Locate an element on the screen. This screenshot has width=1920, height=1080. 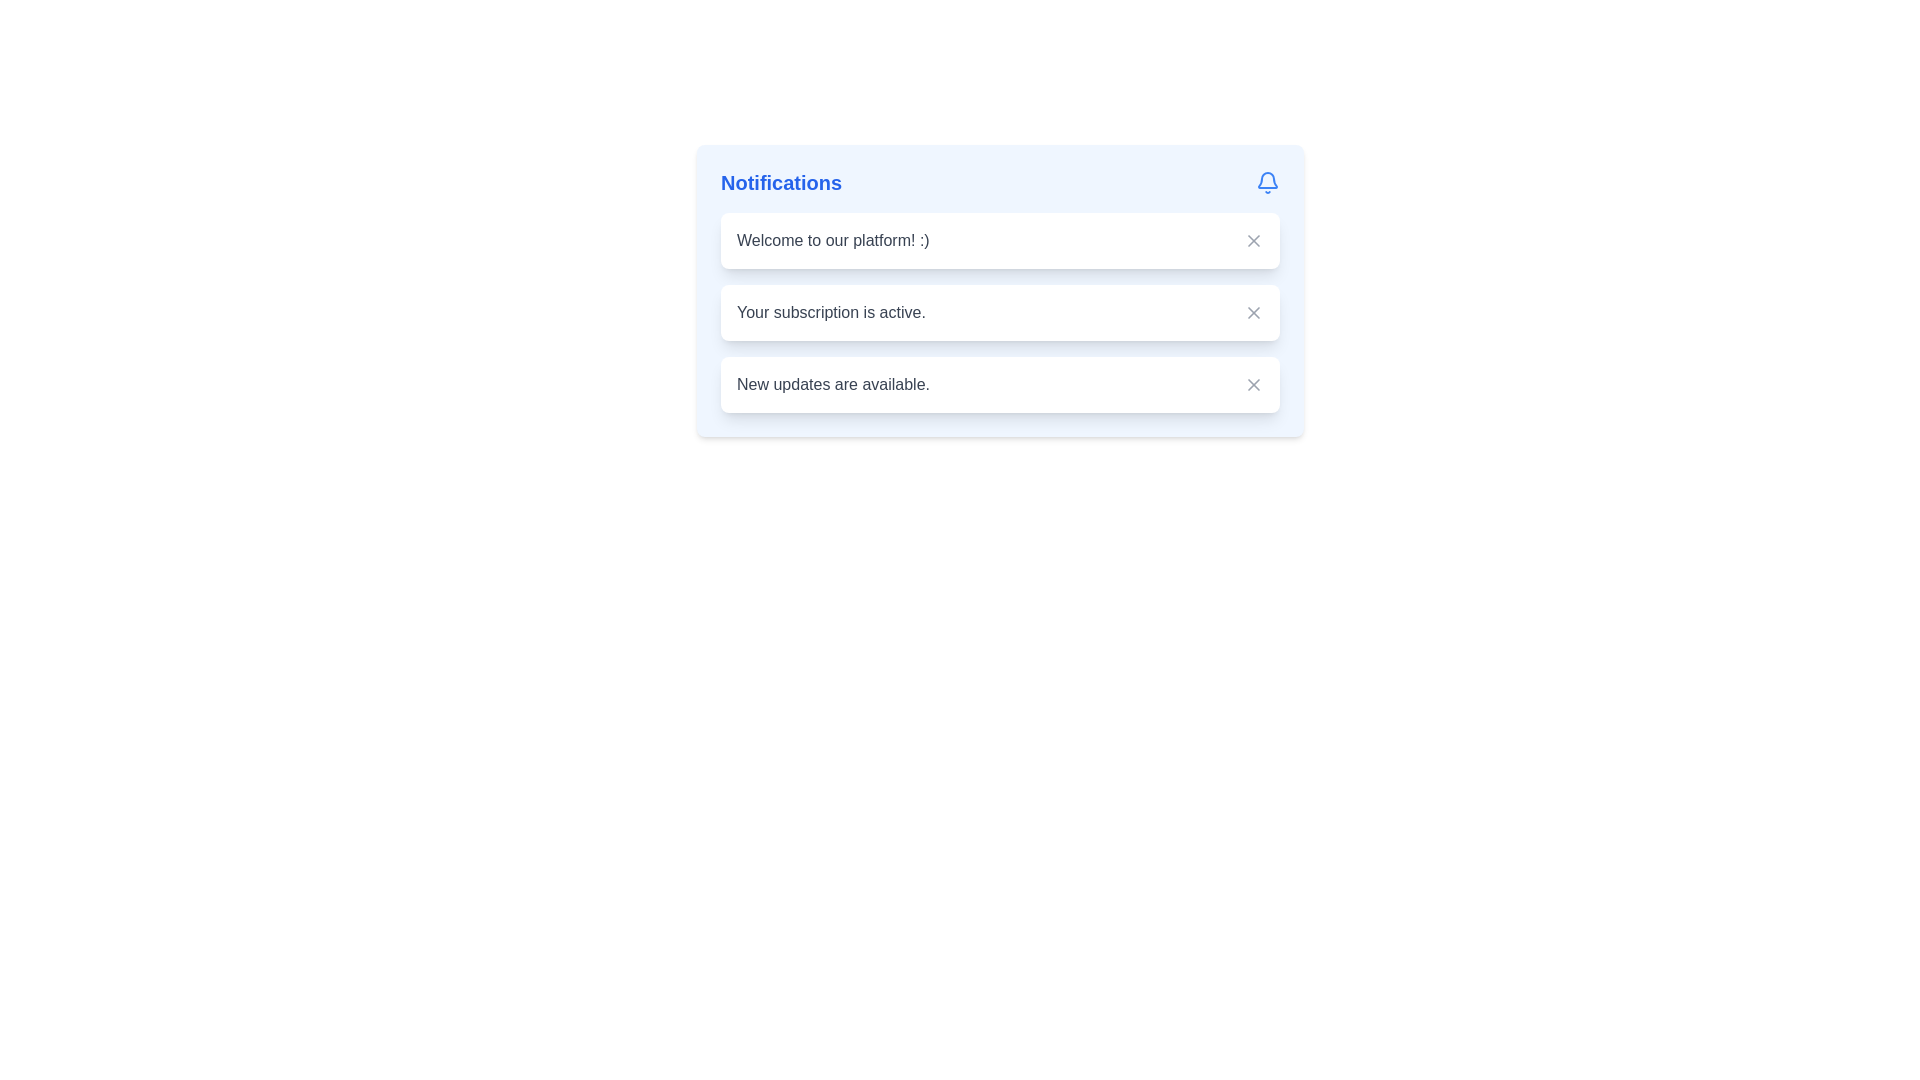
the Icon button in the top-right corner of the notification card that dismisses the notification when clicked is located at coordinates (1252, 239).